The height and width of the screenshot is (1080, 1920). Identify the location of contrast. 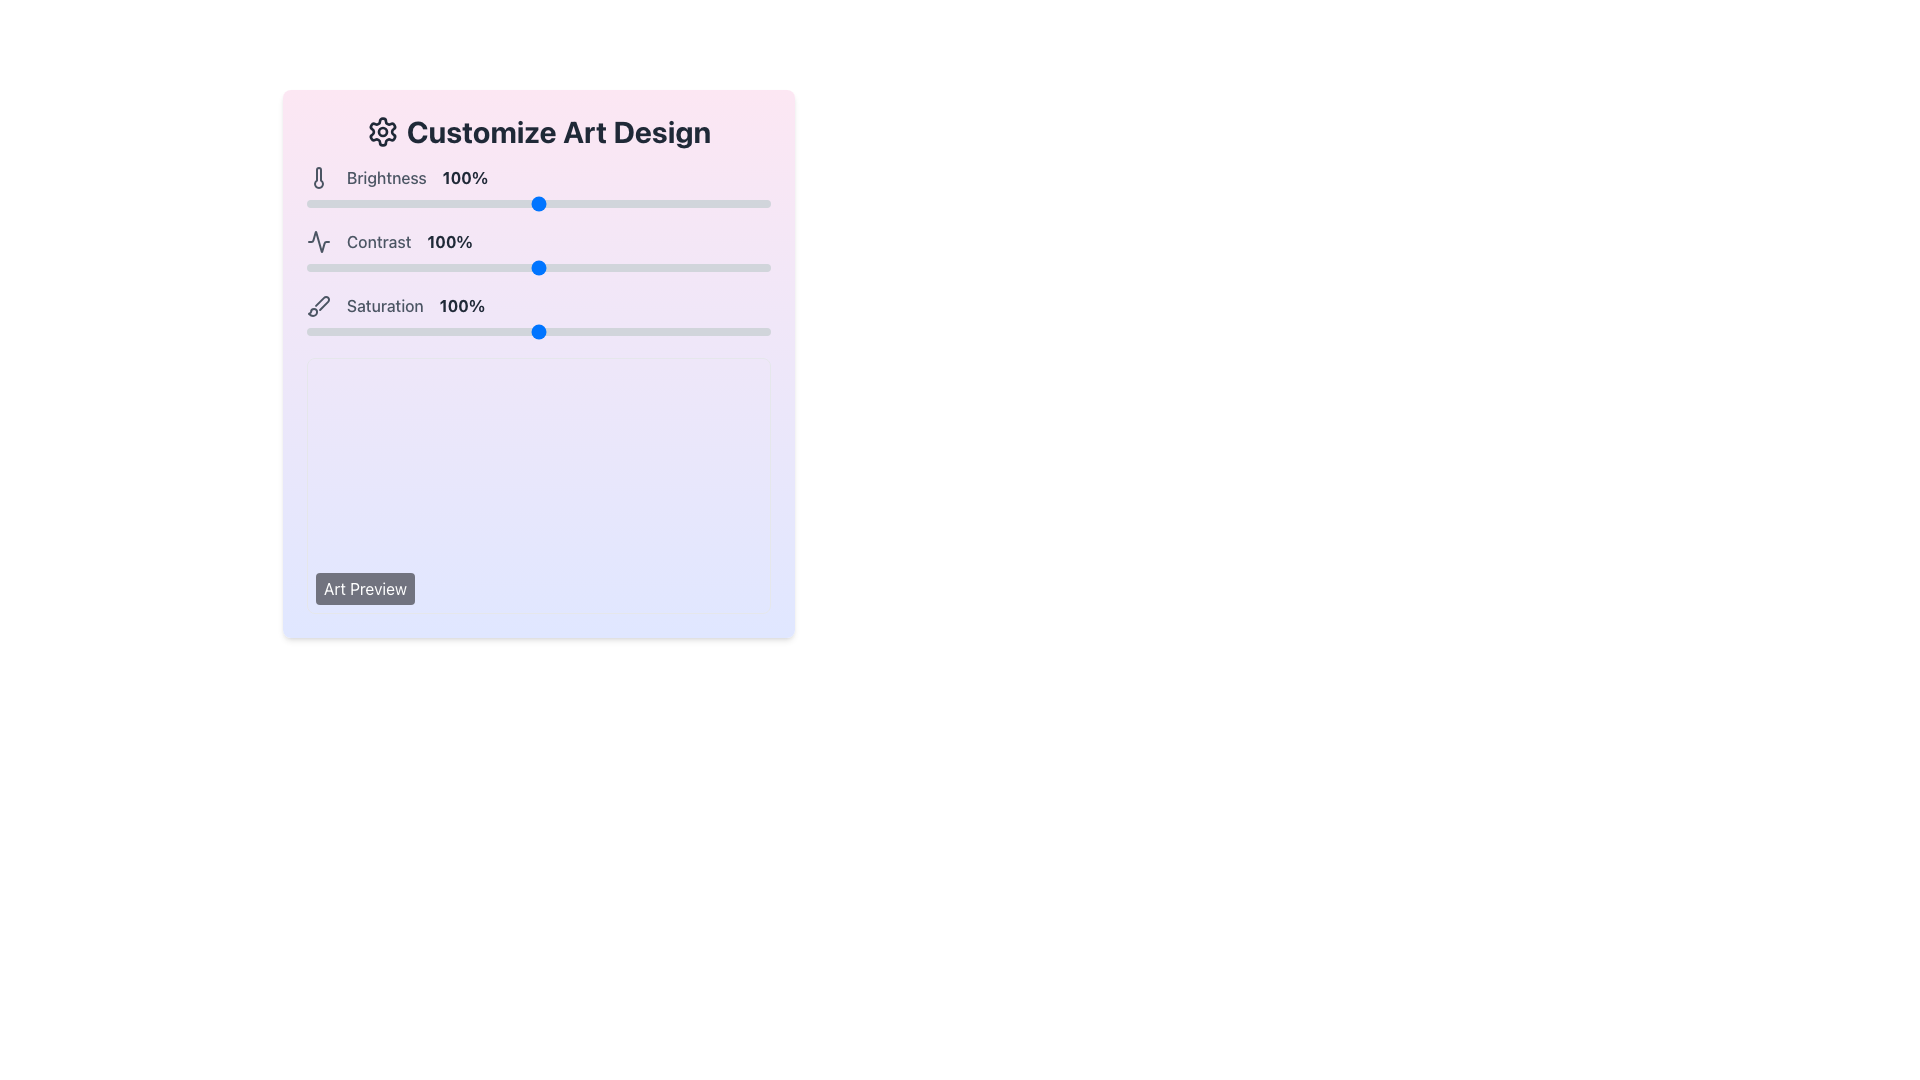
(657, 266).